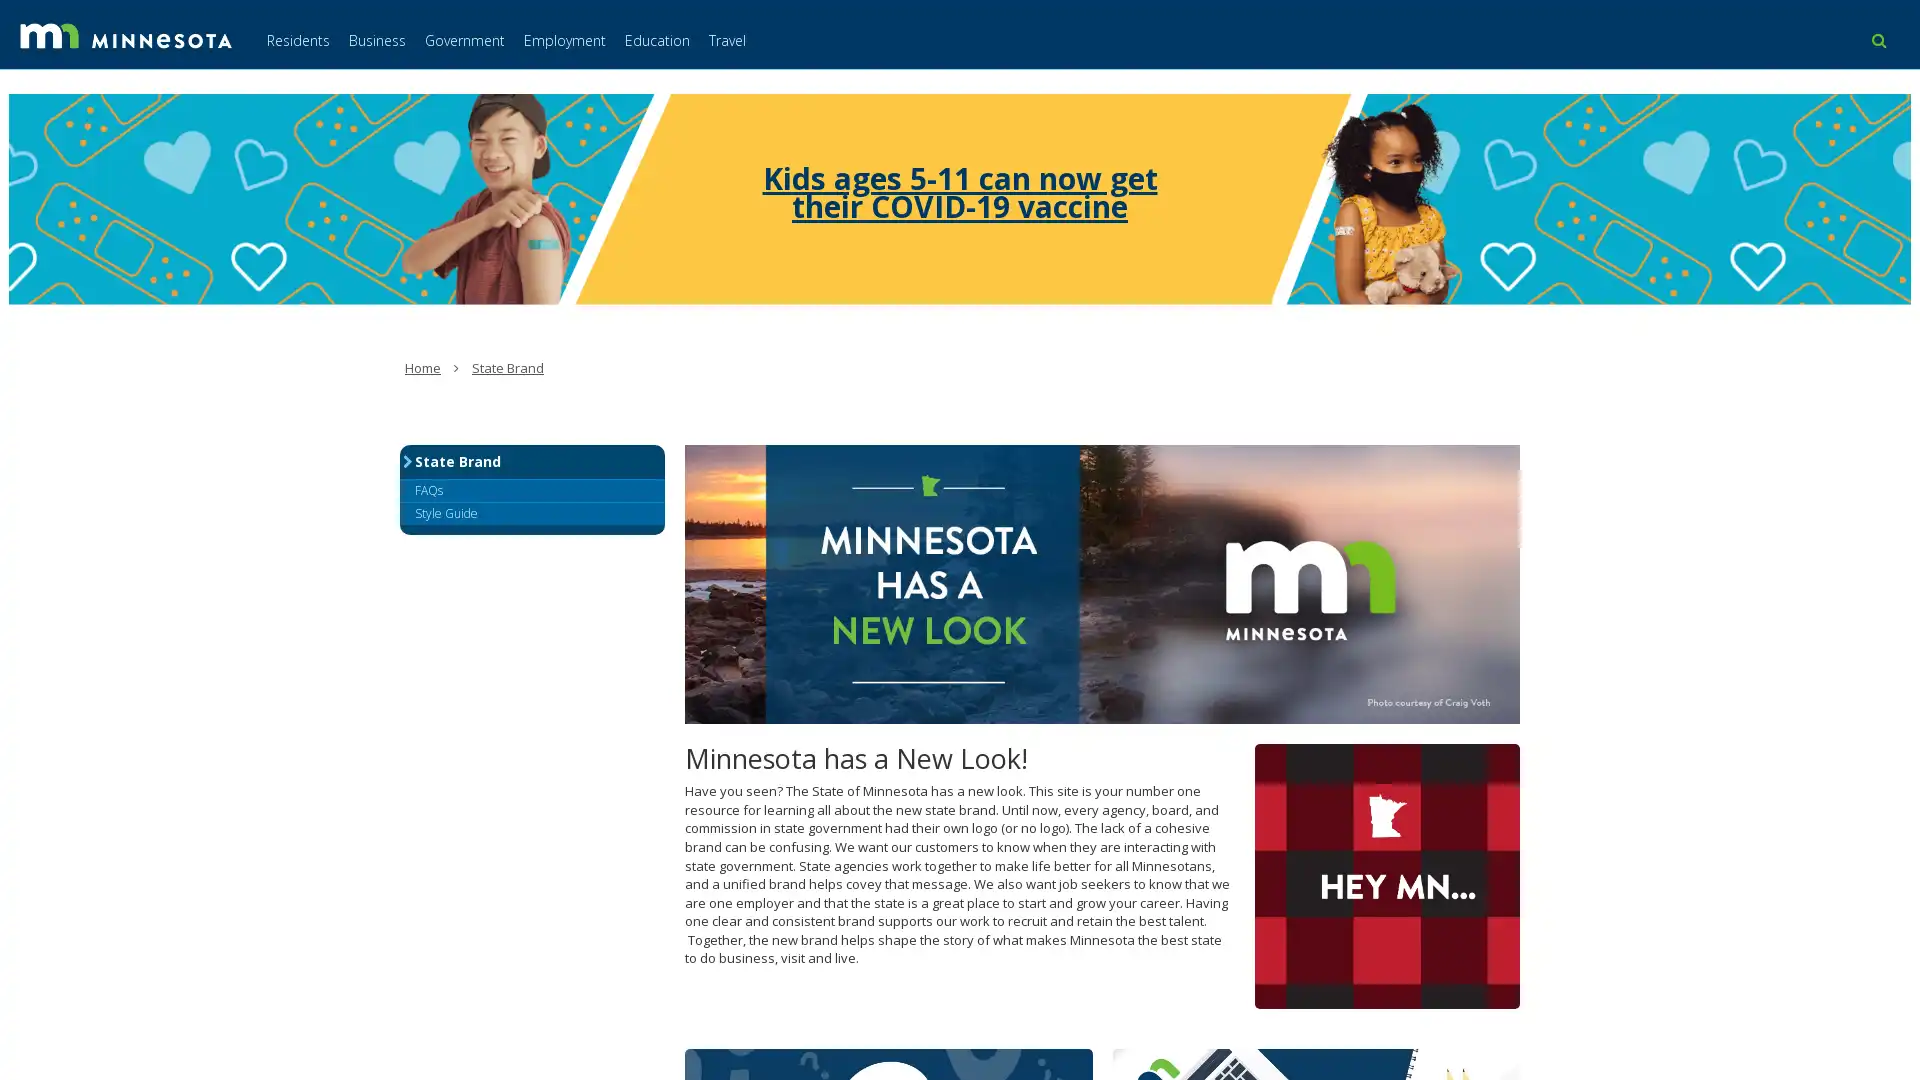 This screenshot has height=1080, width=1920. Describe the element at coordinates (1878, 39) in the screenshot. I see `use this button to toggle the search field` at that location.